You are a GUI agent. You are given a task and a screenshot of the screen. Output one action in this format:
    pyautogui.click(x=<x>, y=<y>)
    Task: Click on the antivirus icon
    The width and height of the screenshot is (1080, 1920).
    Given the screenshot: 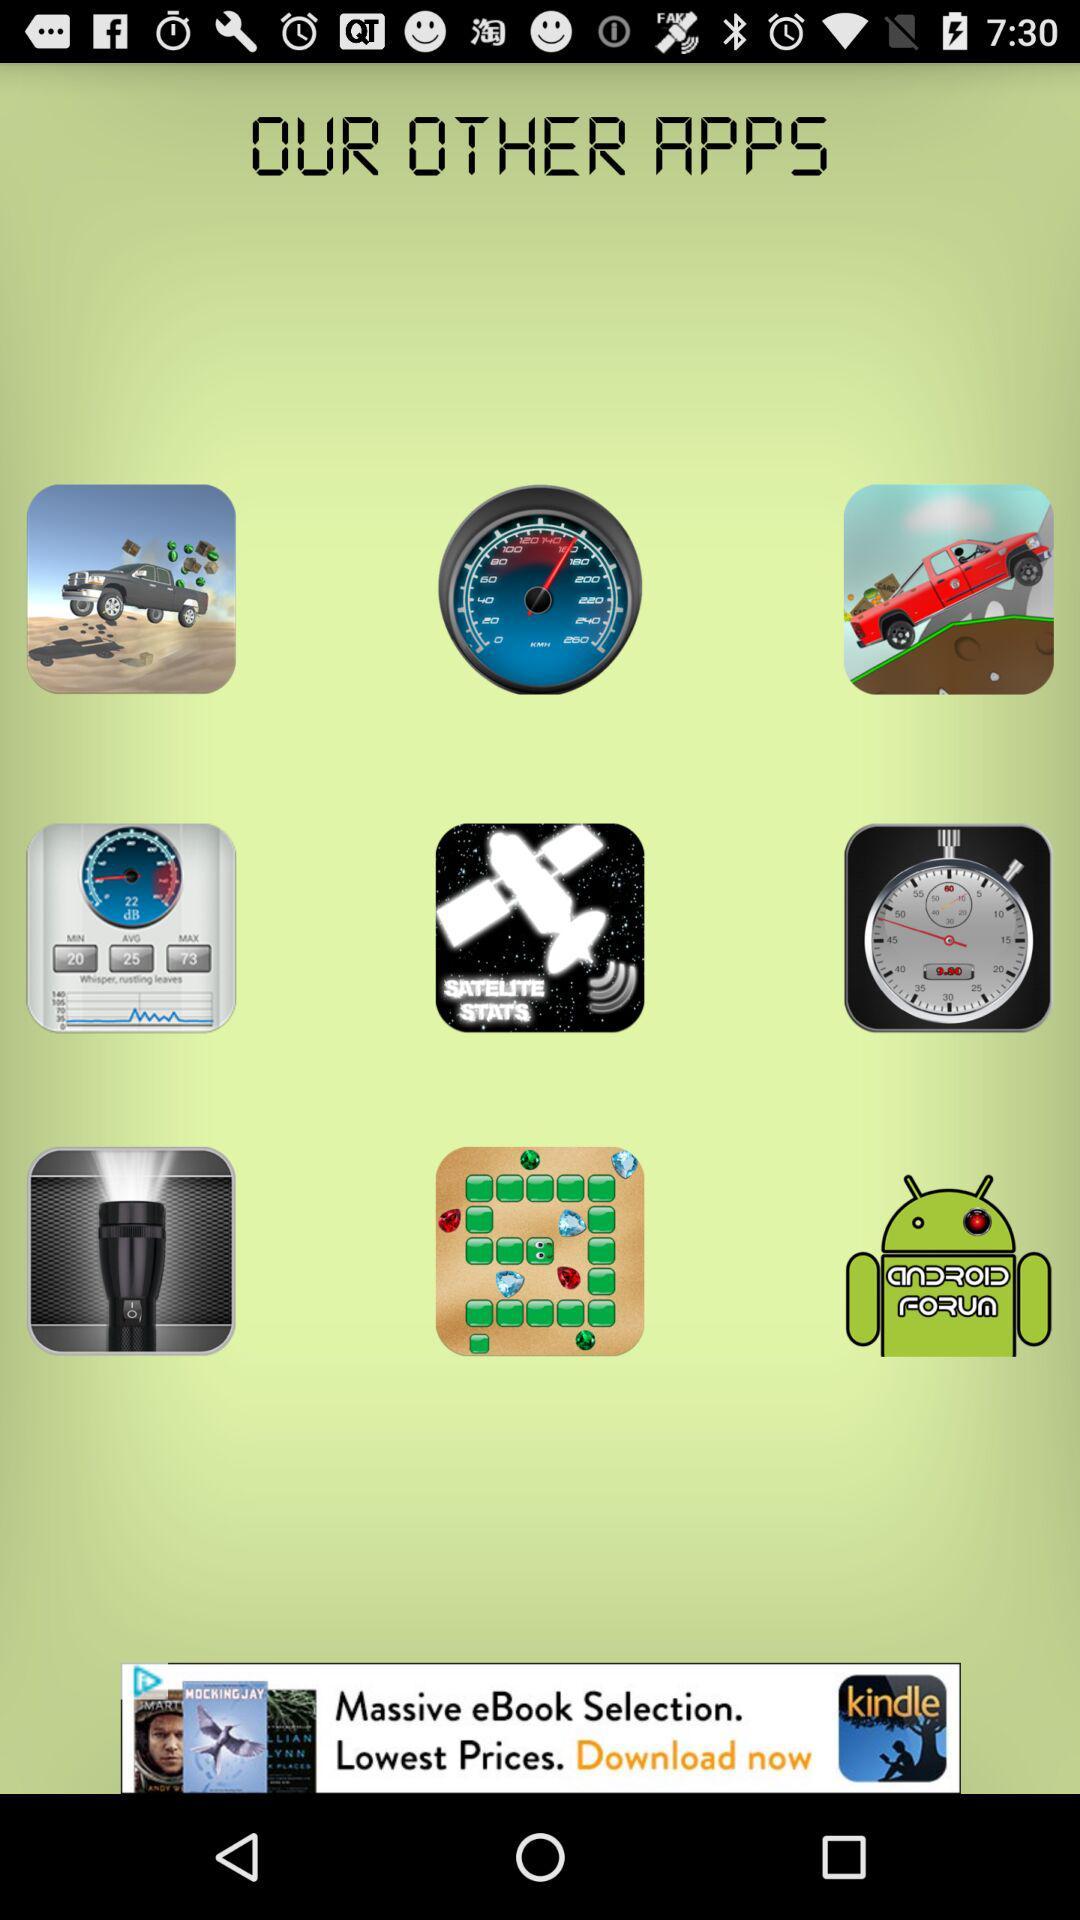 What is the action you would take?
    pyautogui.click(x=947, y=1250)
    